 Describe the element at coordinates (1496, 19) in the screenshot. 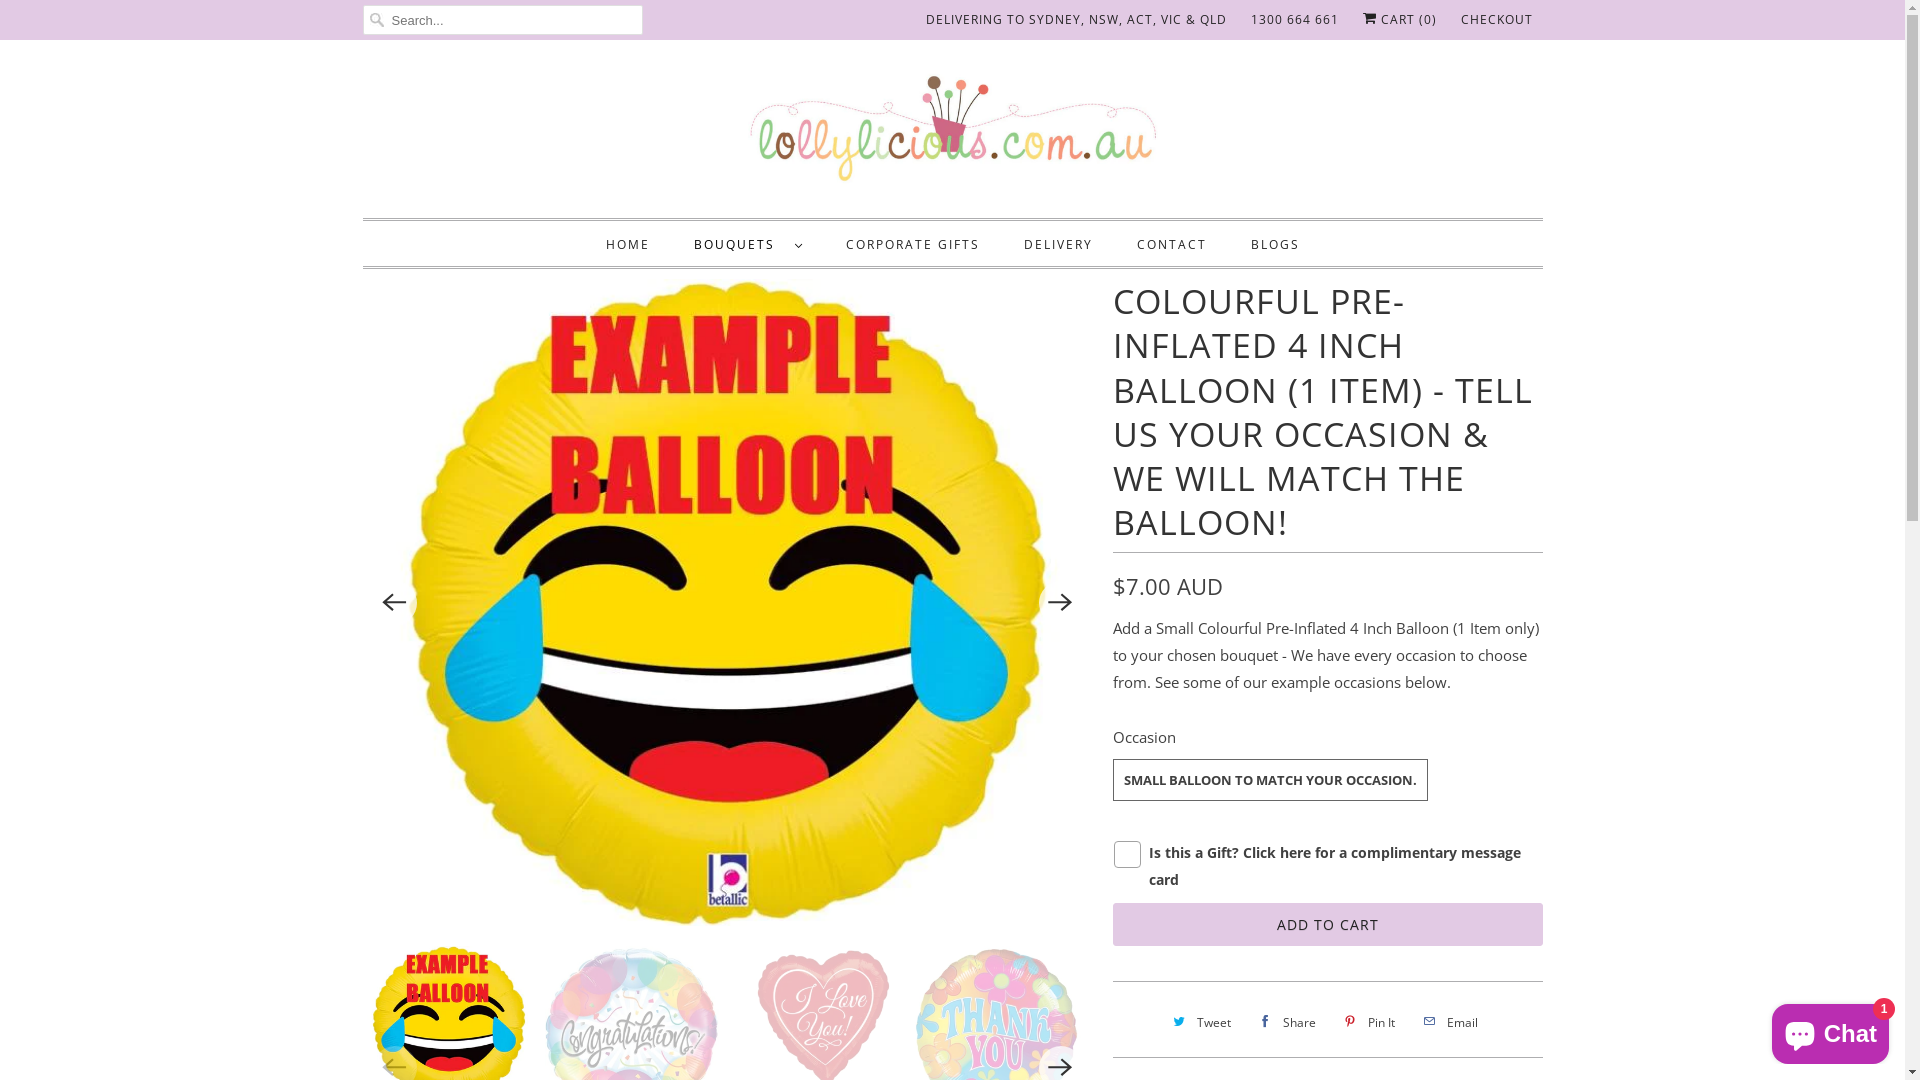

I see `'CHECKOUT'` at that location.